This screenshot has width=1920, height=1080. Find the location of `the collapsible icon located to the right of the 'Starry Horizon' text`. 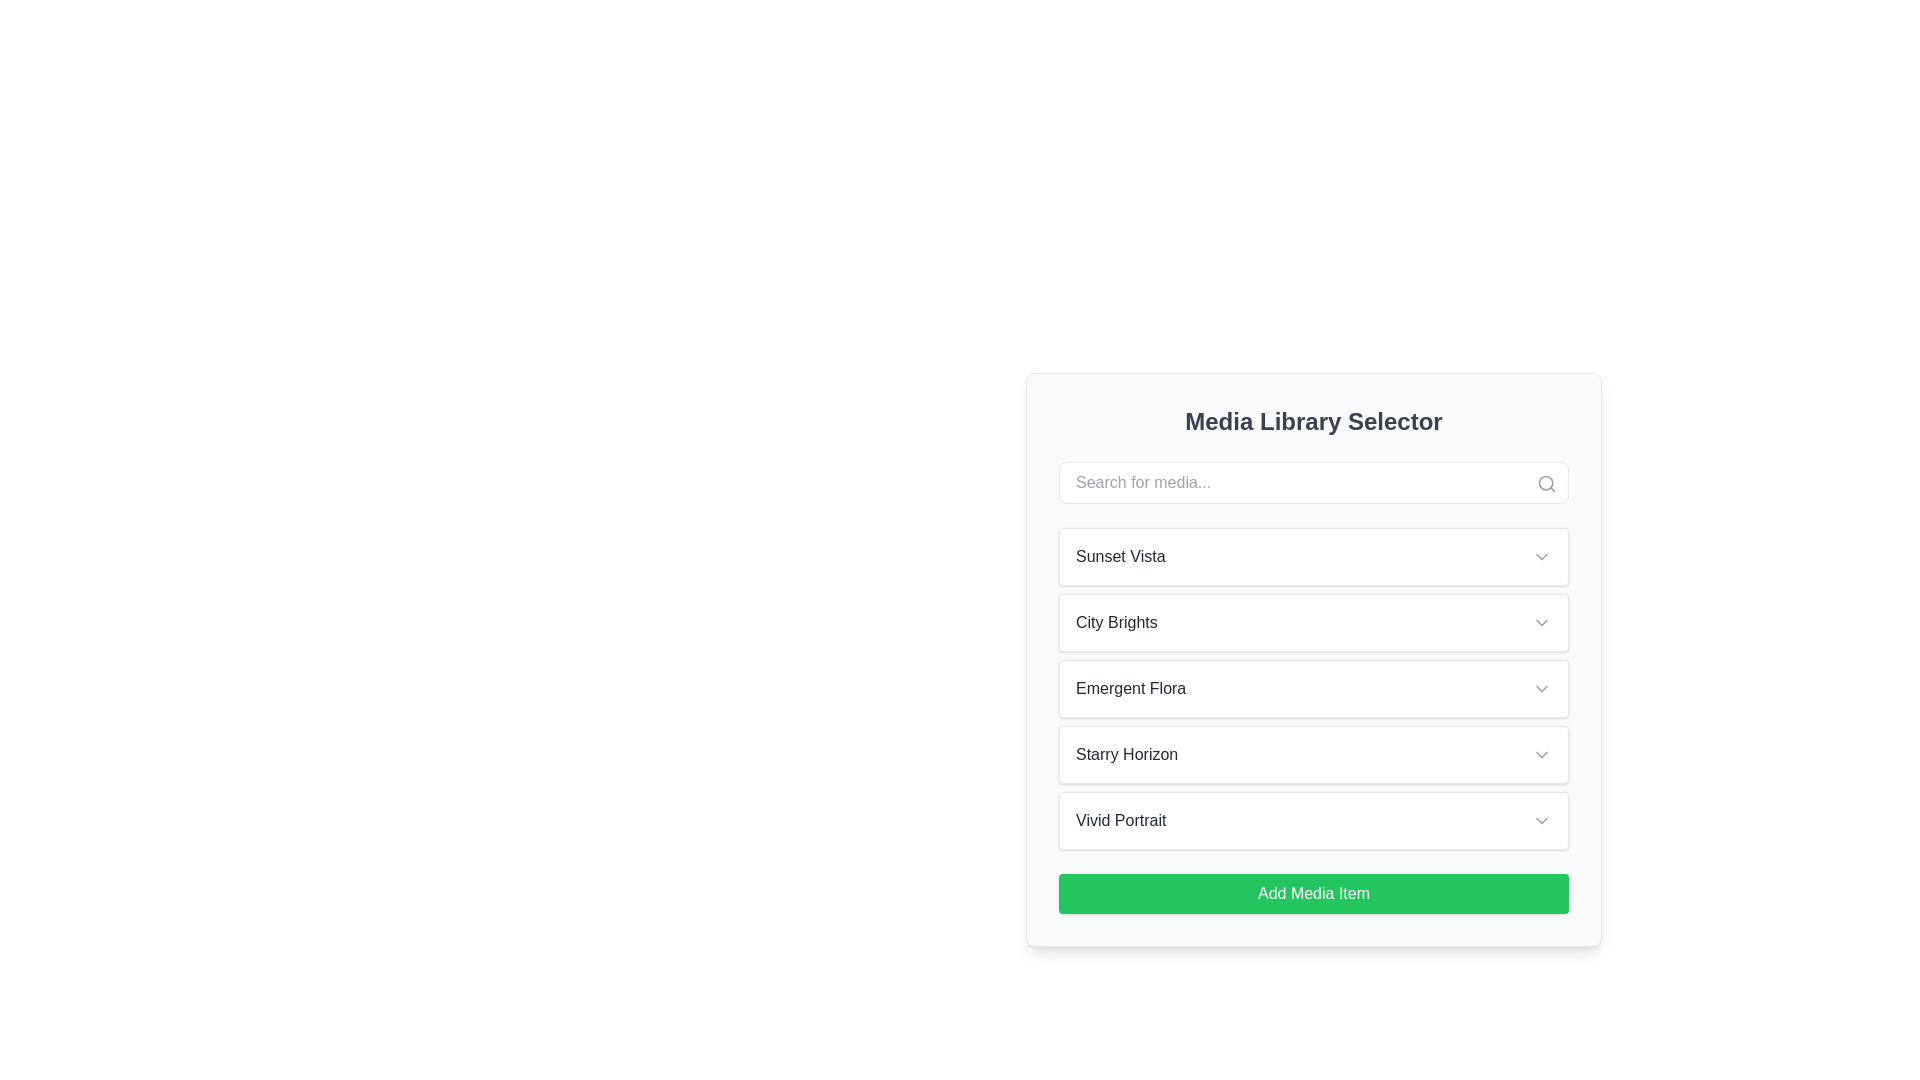

the collapsible icon located to the right of the 'Starry Horizon' text is located at coordinates (1540, 755).